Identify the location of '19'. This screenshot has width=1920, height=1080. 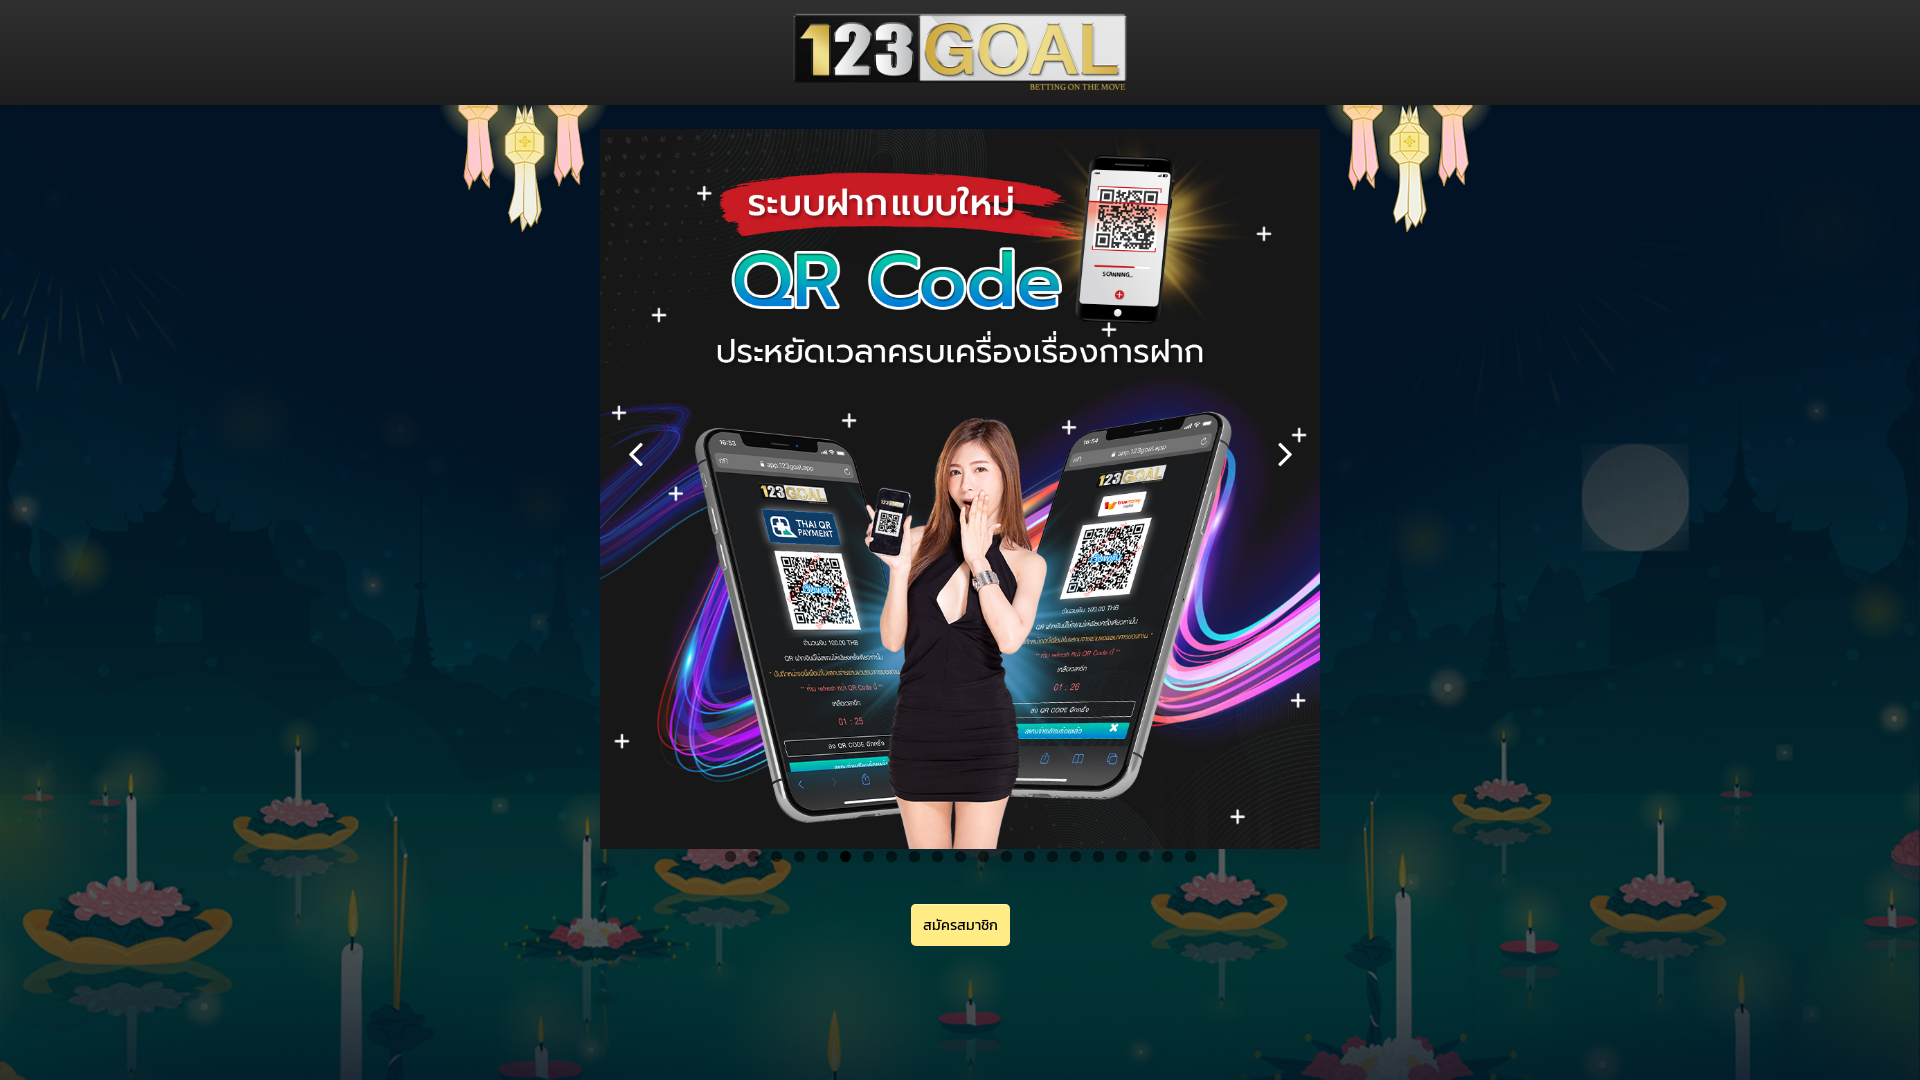
(1137, 855).